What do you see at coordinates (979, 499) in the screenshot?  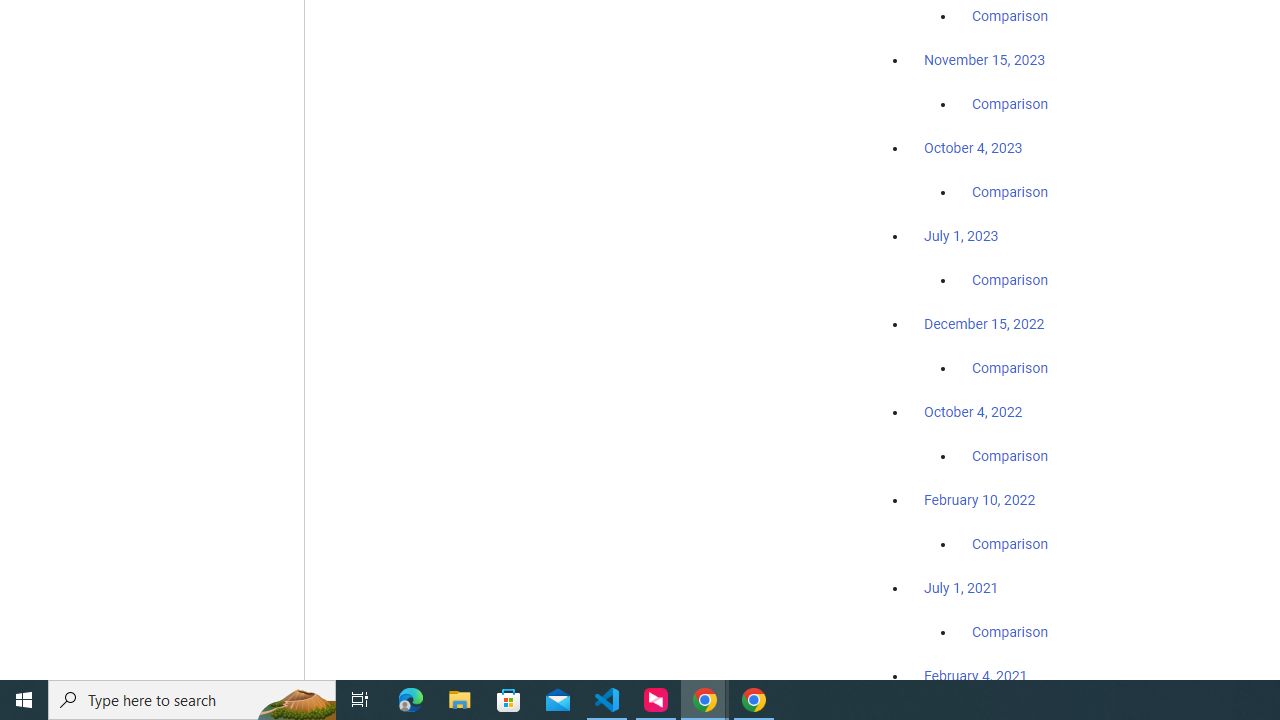 I see `'February 10, 2022'` at bounding box center [979, 499].